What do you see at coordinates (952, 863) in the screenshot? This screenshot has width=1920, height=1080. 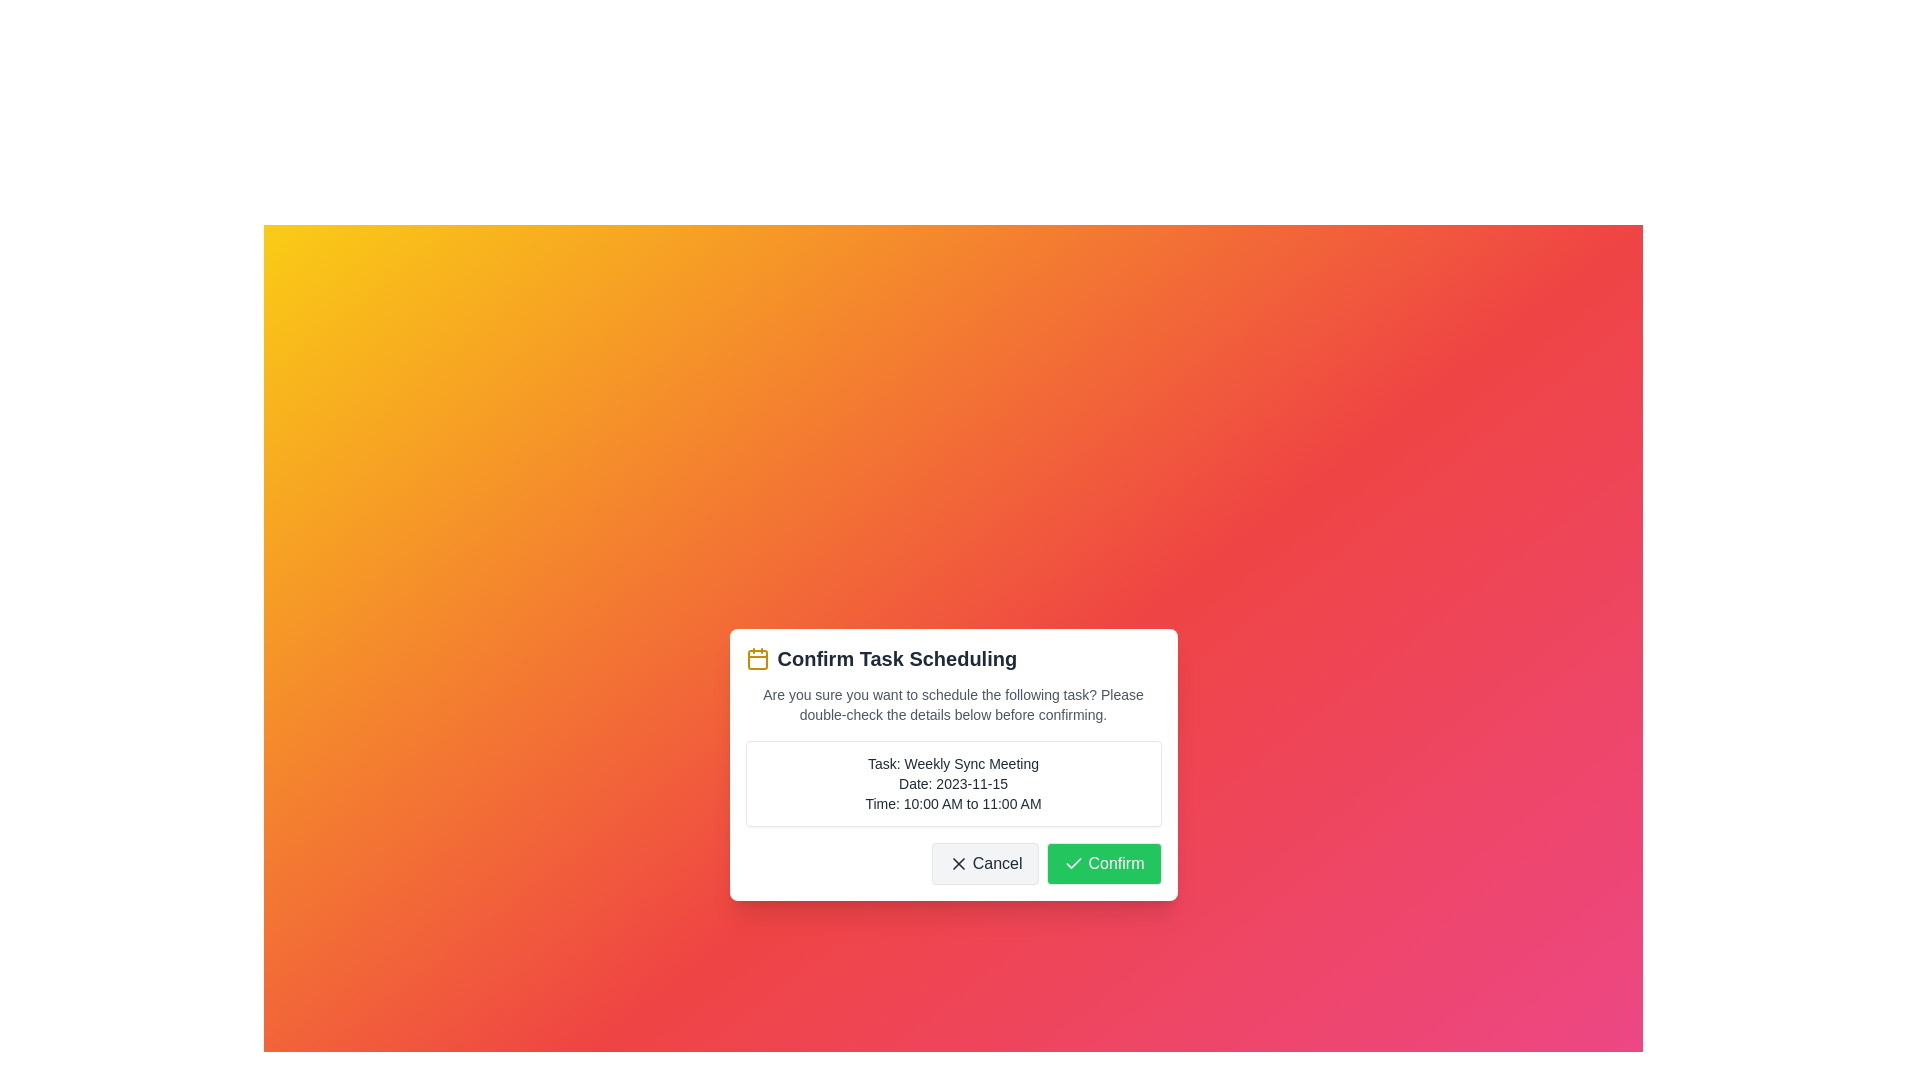 I see `the 'Cancel' button on the grouped button component located at the bottom-right of the 'Confirm Task Scheduling' dialog to abort the operation` at bounding box center [952, 863].